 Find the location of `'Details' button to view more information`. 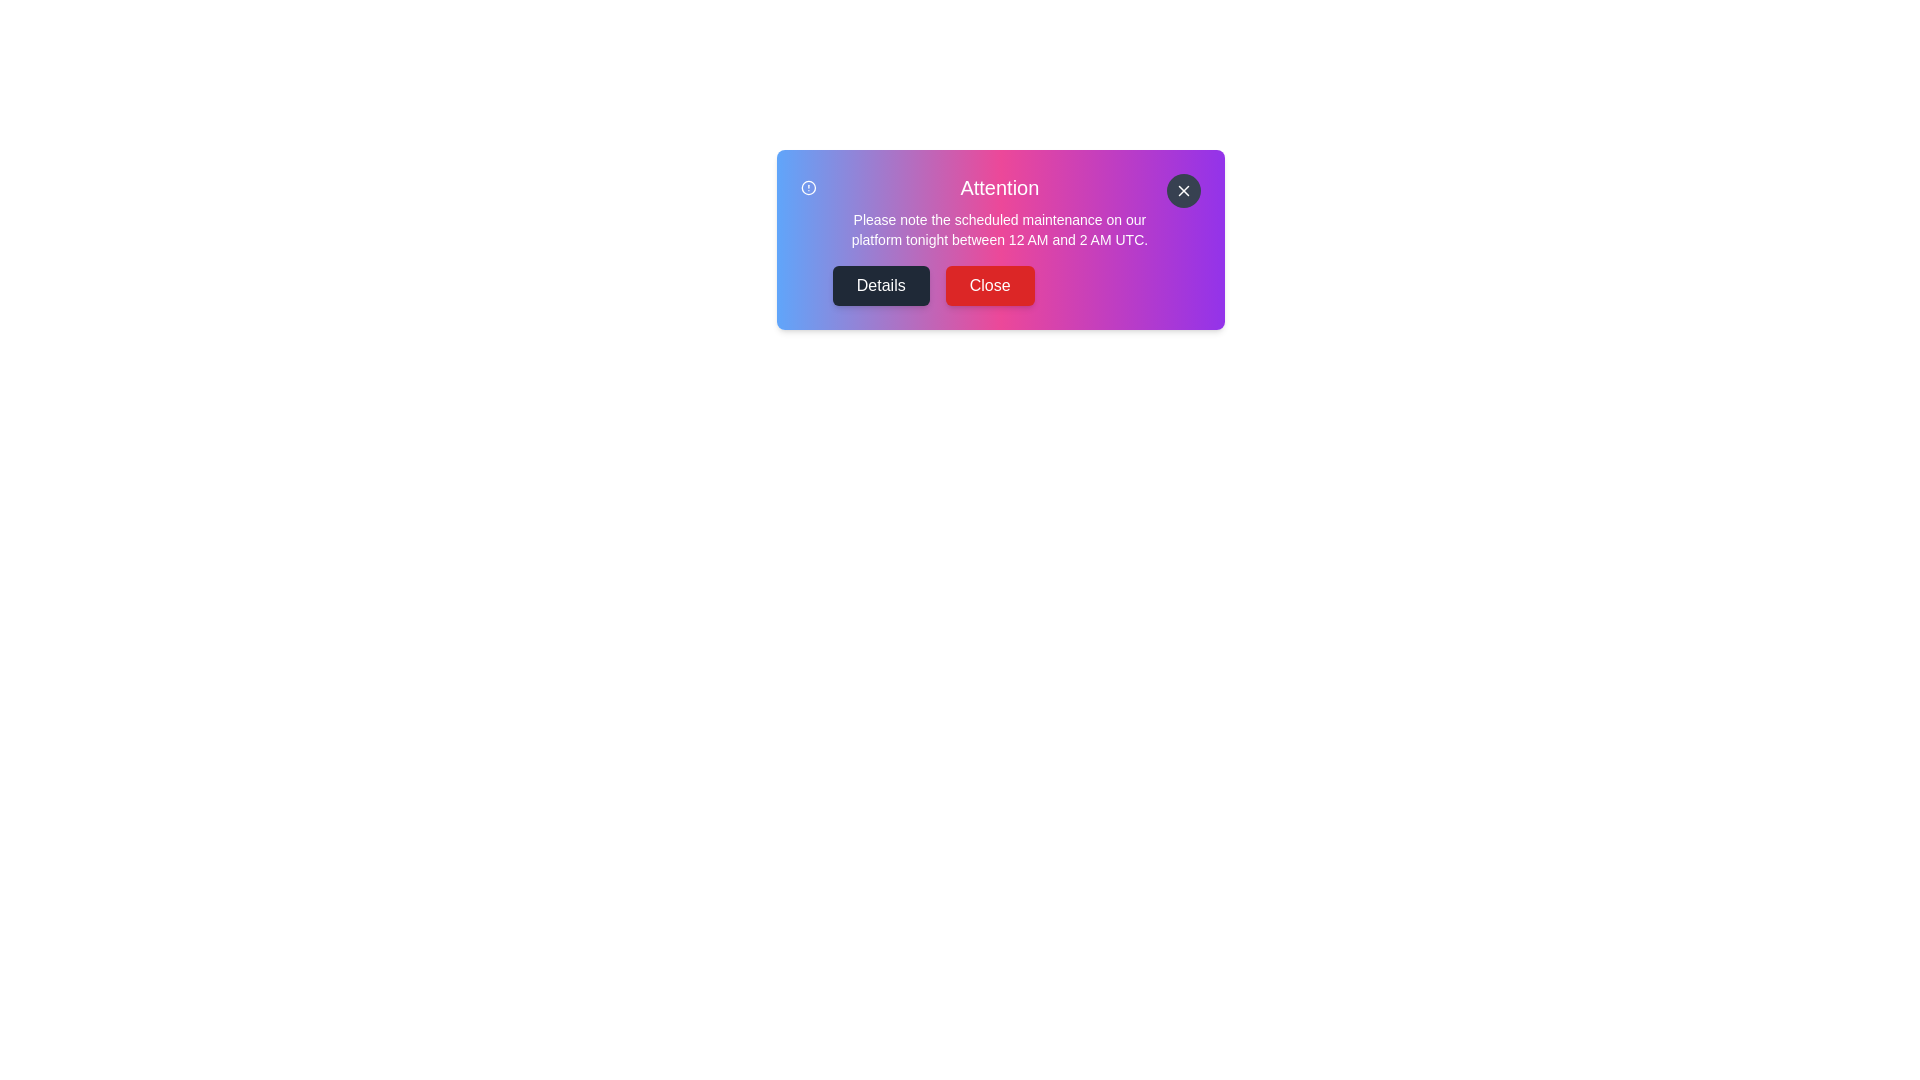

'Details' button to view more information is located at coordinates (880, 285).